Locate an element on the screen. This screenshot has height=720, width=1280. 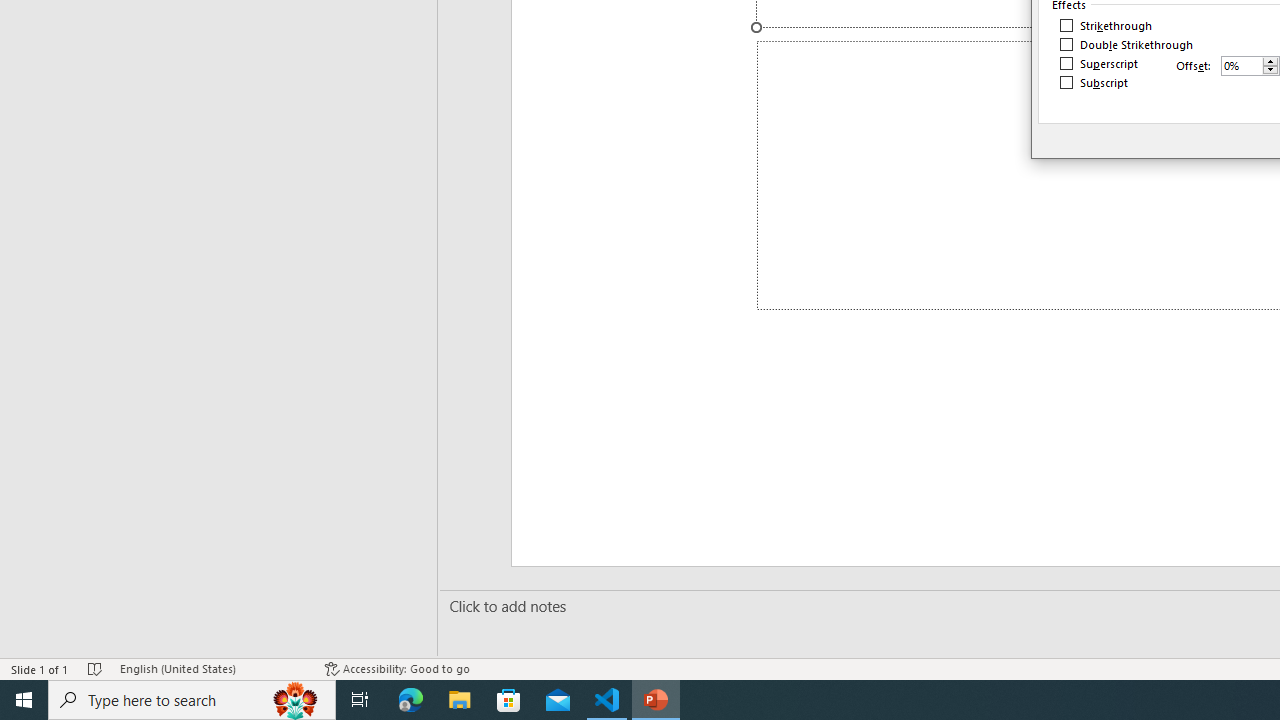
'Strikethrough' is located at coordinates (1106, 25).